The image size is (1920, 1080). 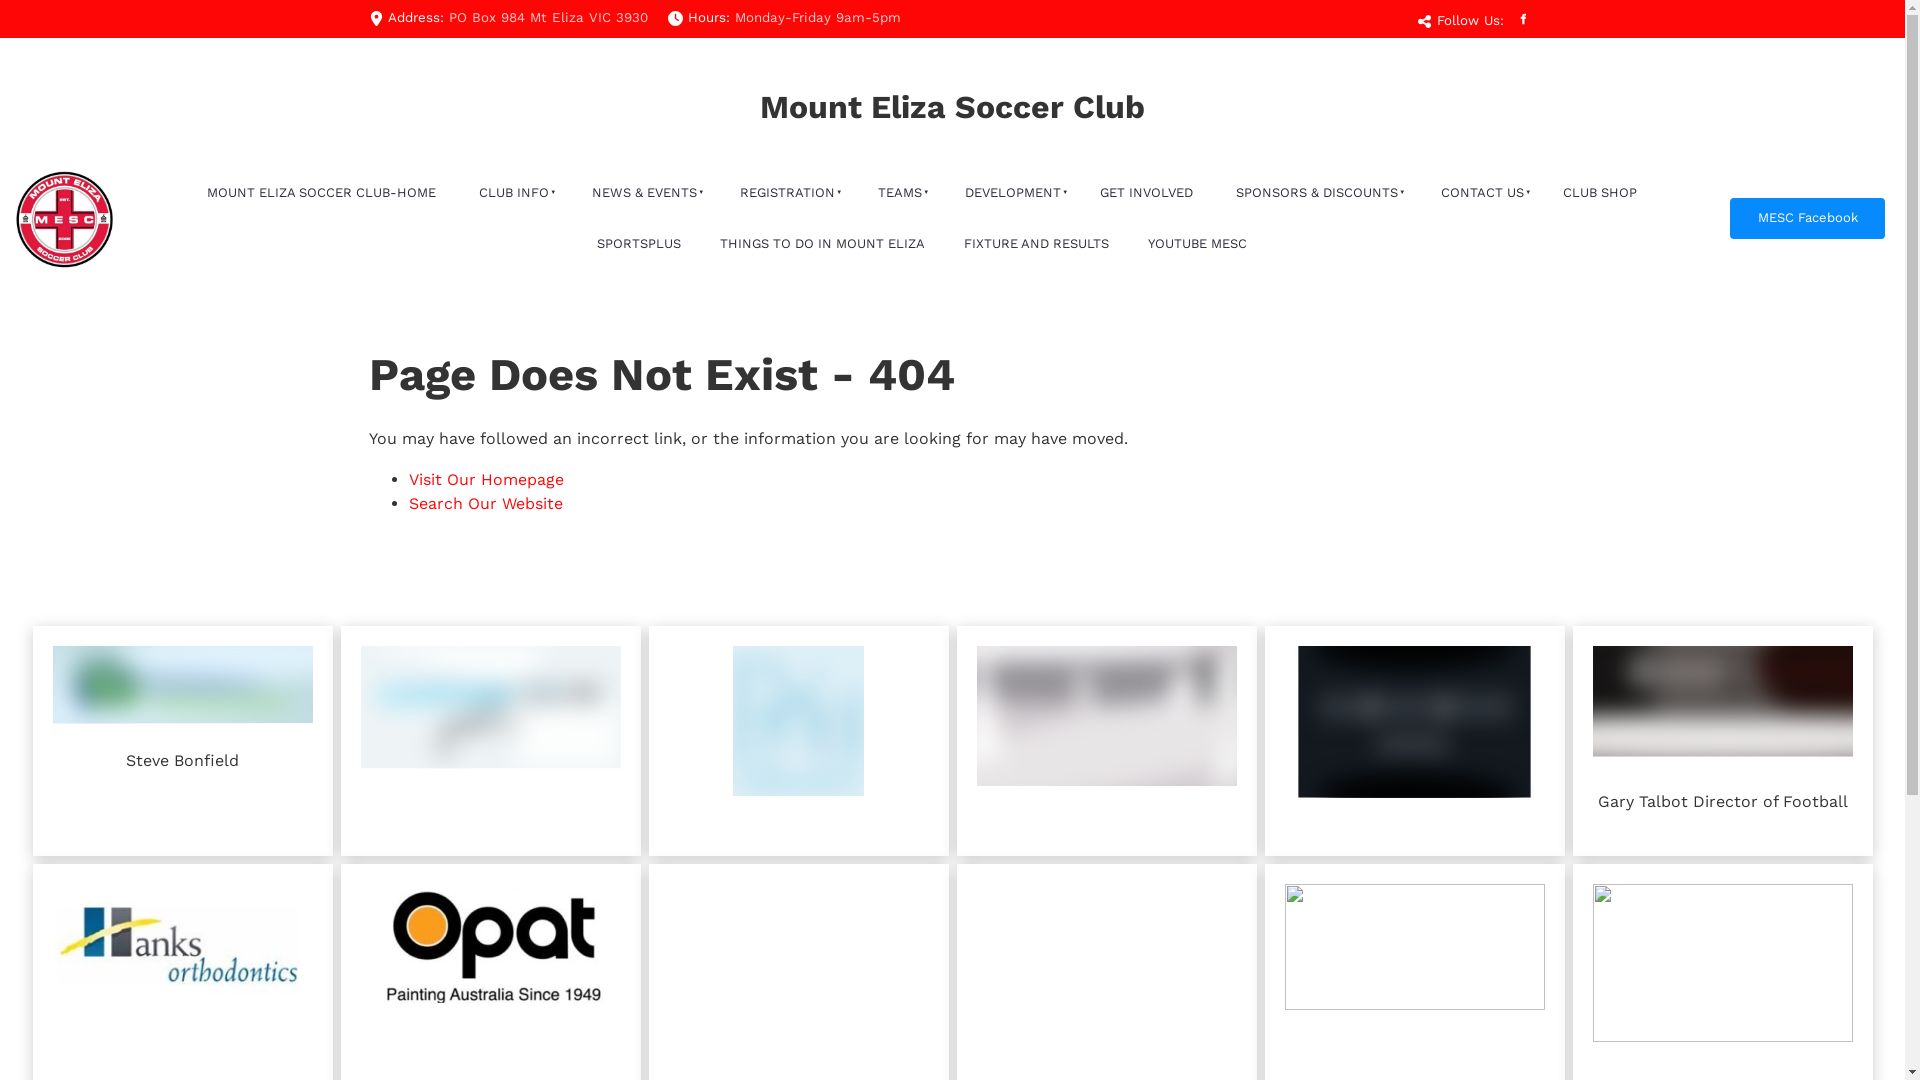 What do you see at coordinates (1146, 193) in the screenshot?
I see `'GET INVOLVED'` at bounding box center [1146, 193].